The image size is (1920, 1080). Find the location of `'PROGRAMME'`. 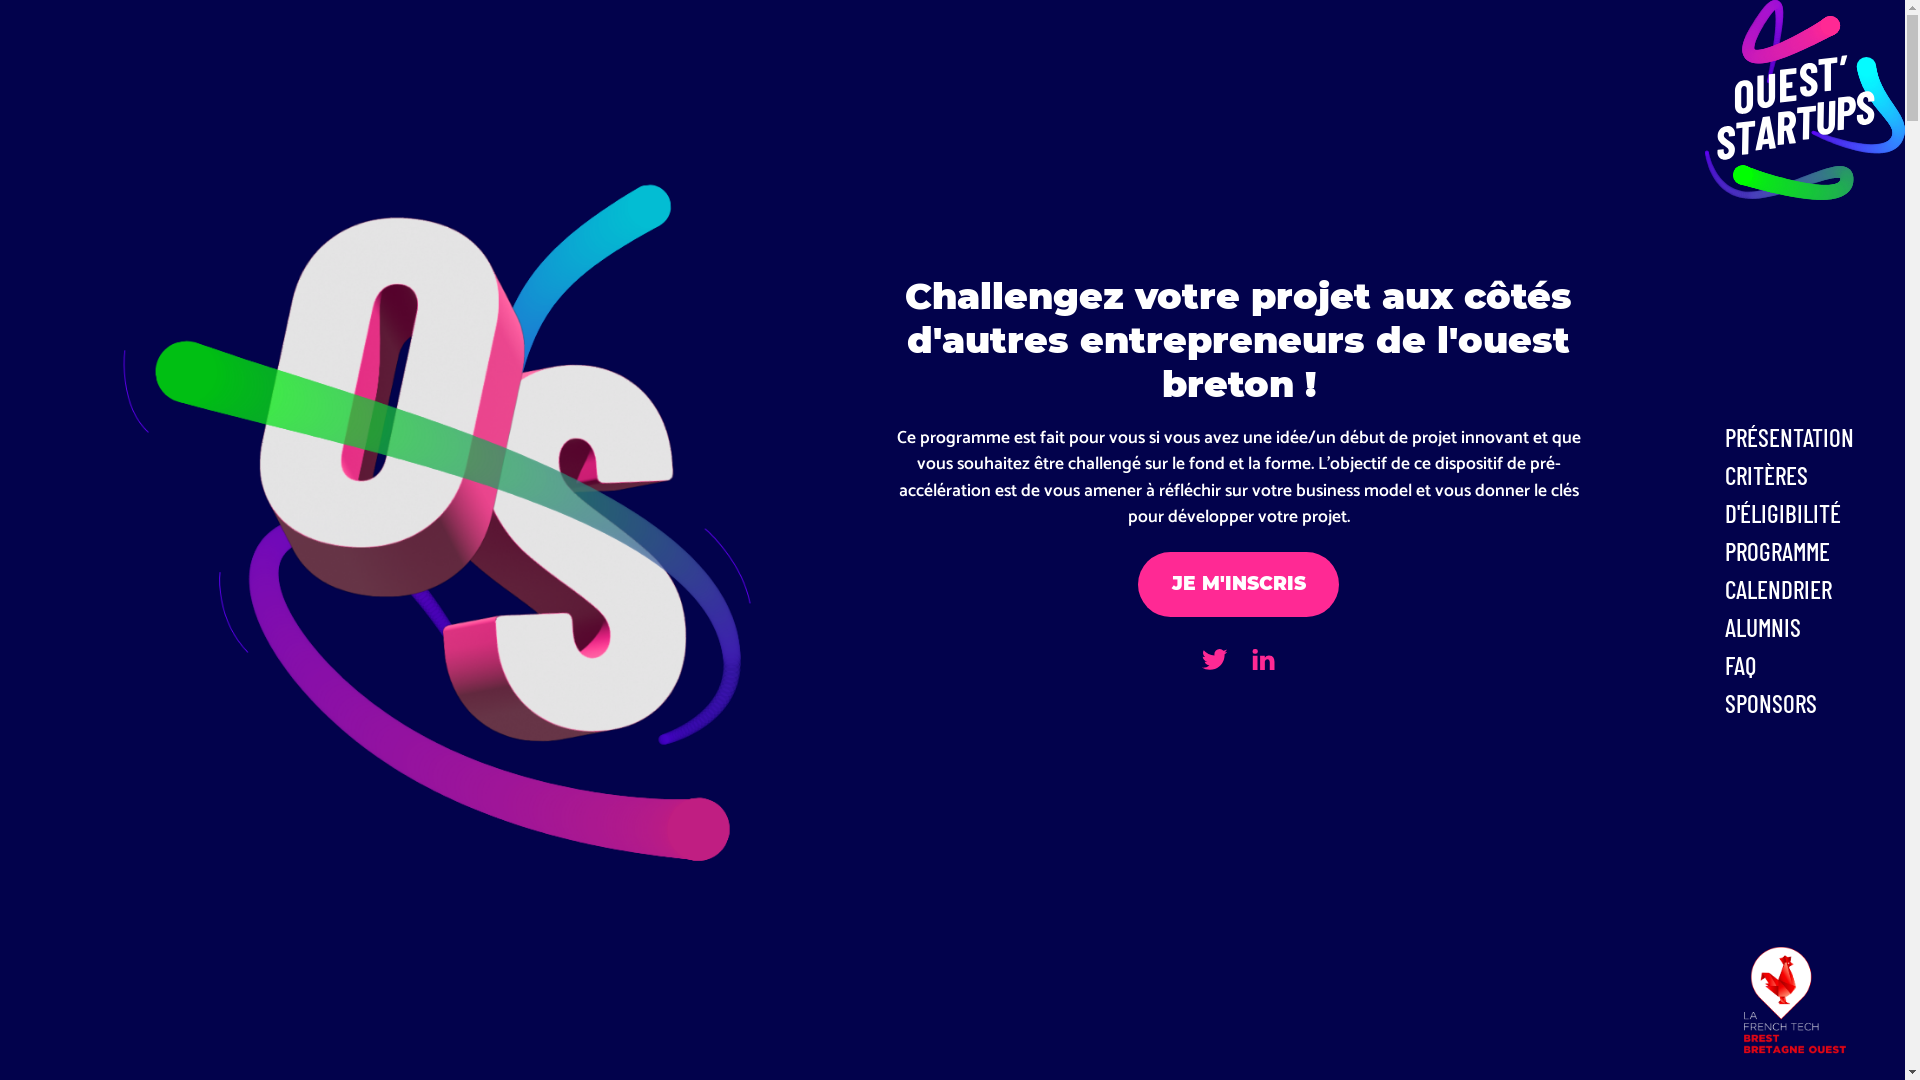

'PROGRAMME' is located at coordinates (1809, 551).